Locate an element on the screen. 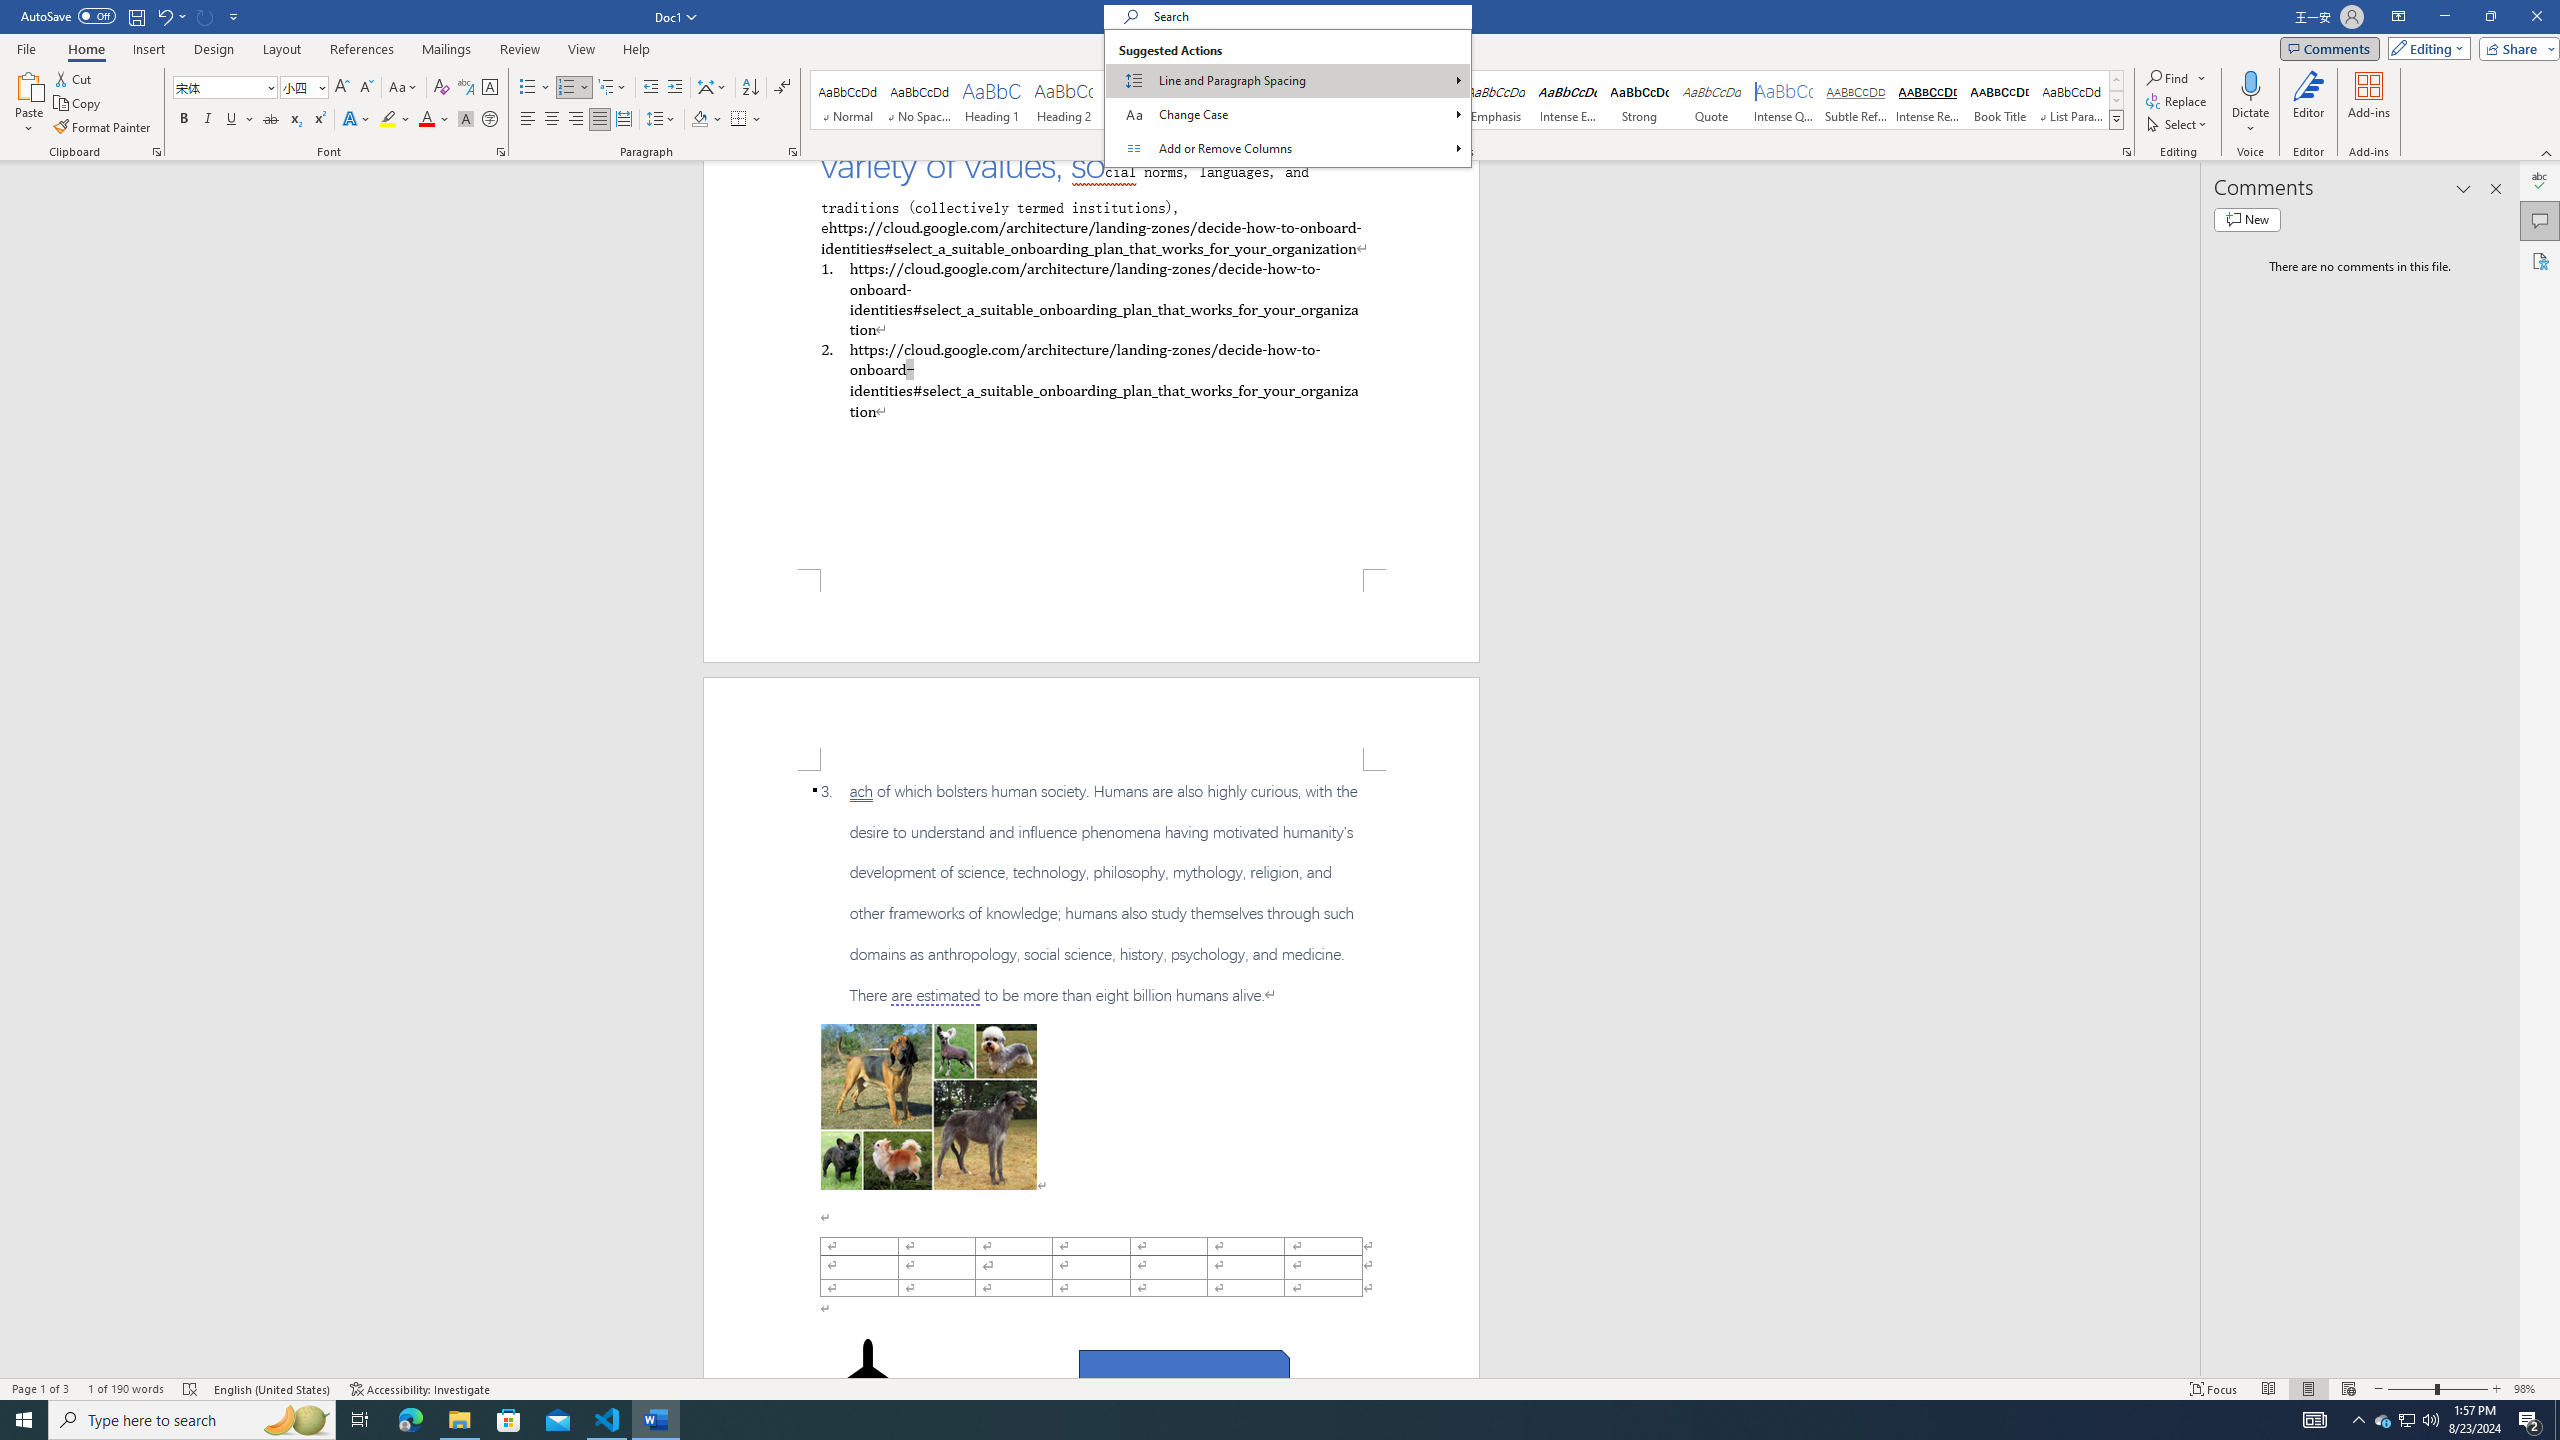 This screenshot has height=1440, width=2560. 'Align Right' is located at coordinates (575, 118).